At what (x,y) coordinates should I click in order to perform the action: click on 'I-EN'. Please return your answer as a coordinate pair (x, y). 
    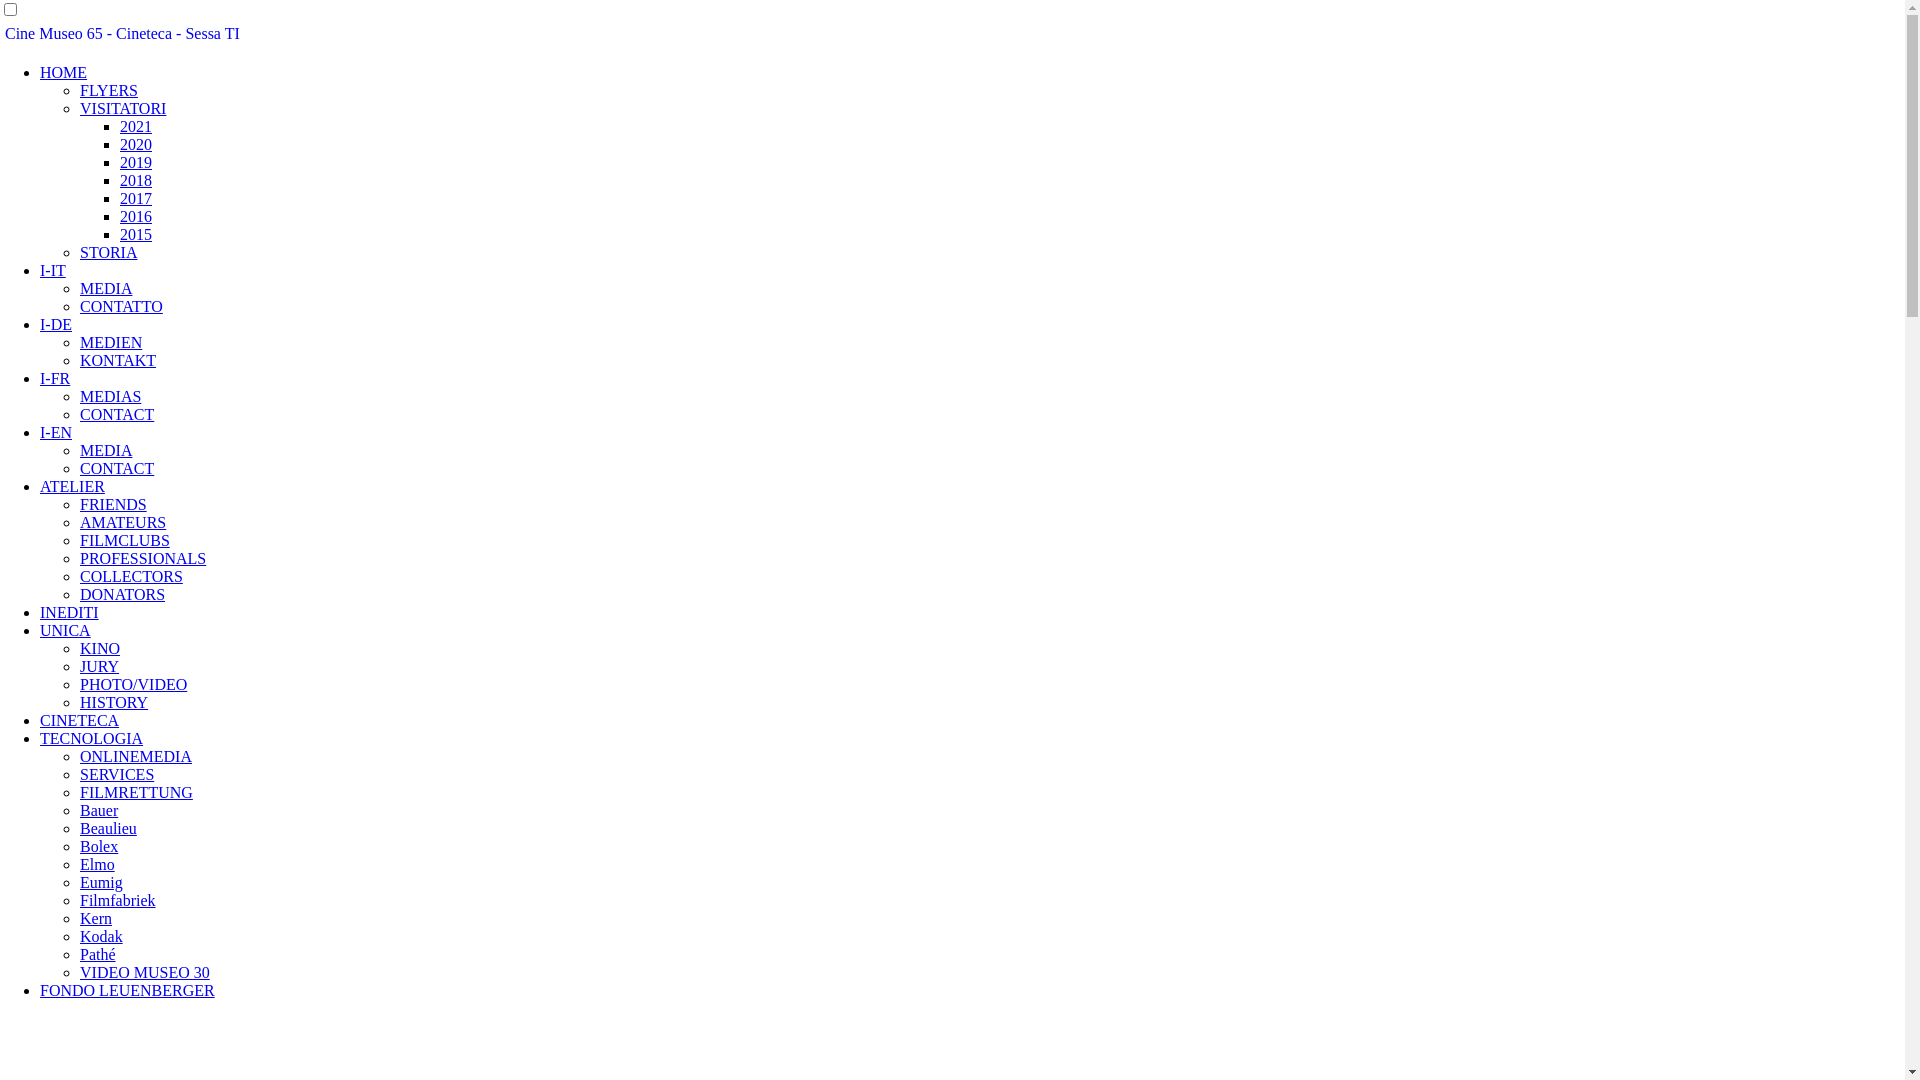
    Looking at the image, I should click on (39, 431).